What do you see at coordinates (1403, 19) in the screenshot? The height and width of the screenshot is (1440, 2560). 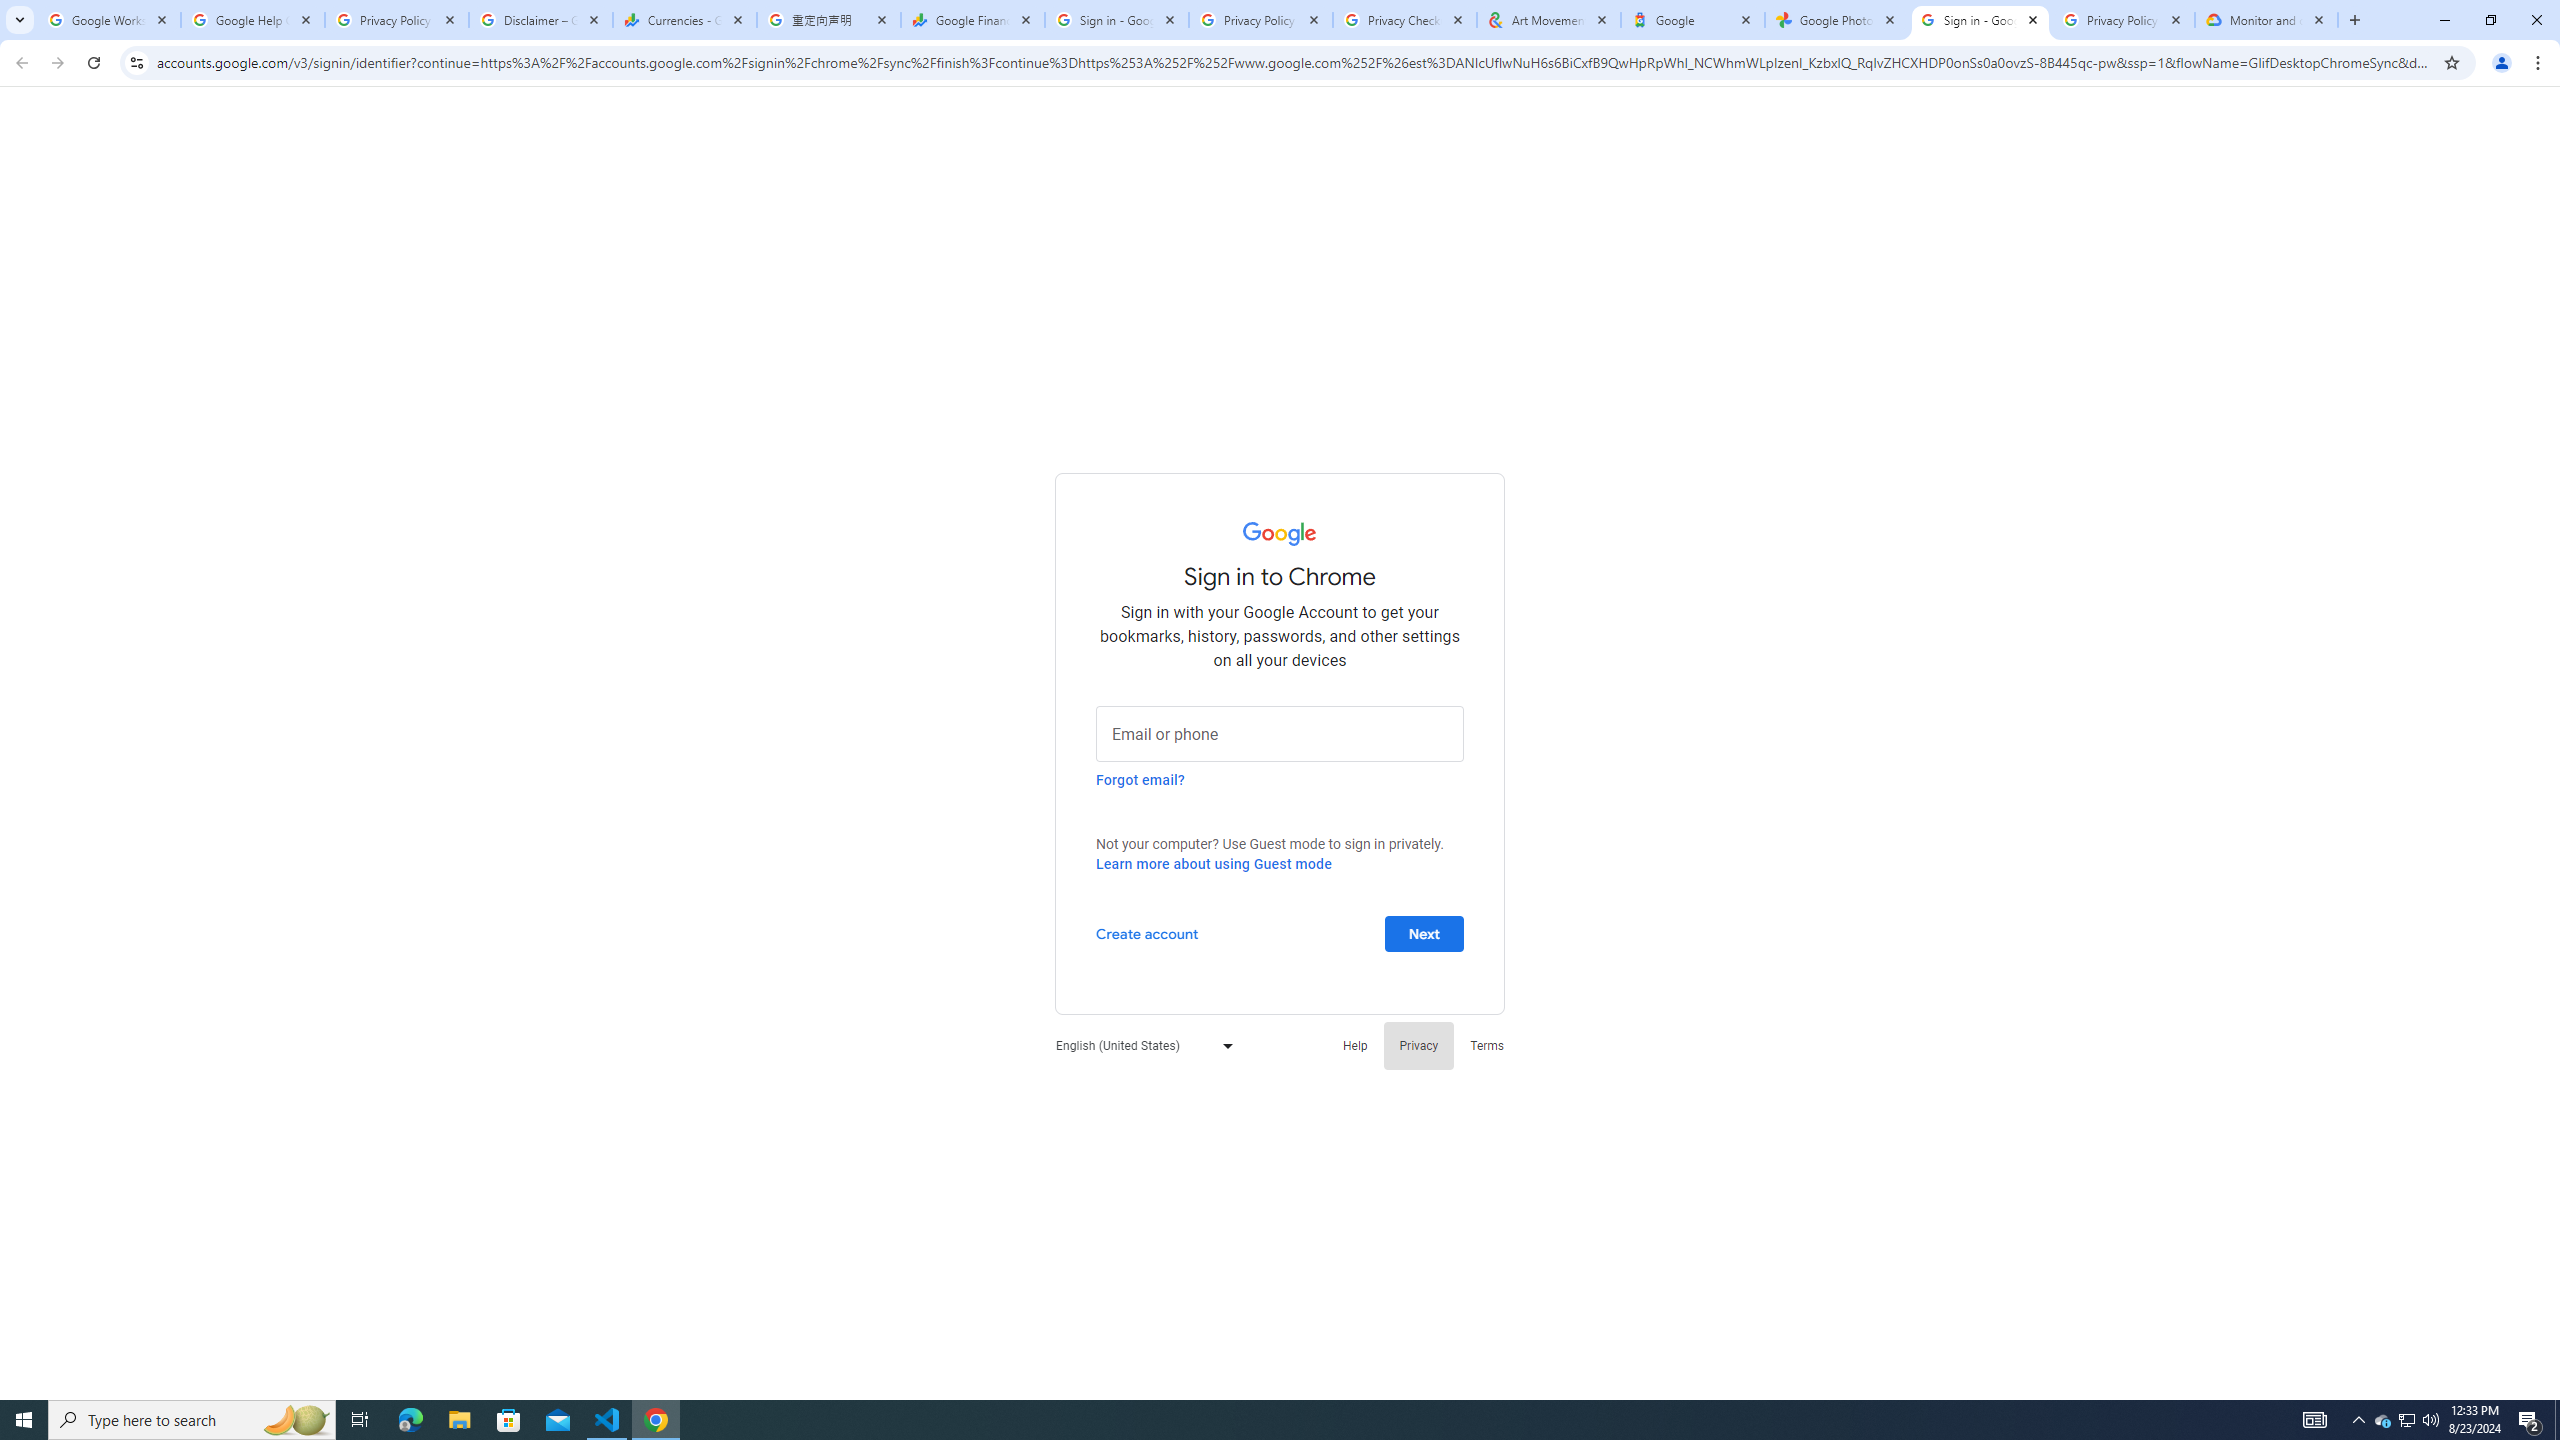 I see `'Privacy Checkup'` at bounding box center [1403, 19].